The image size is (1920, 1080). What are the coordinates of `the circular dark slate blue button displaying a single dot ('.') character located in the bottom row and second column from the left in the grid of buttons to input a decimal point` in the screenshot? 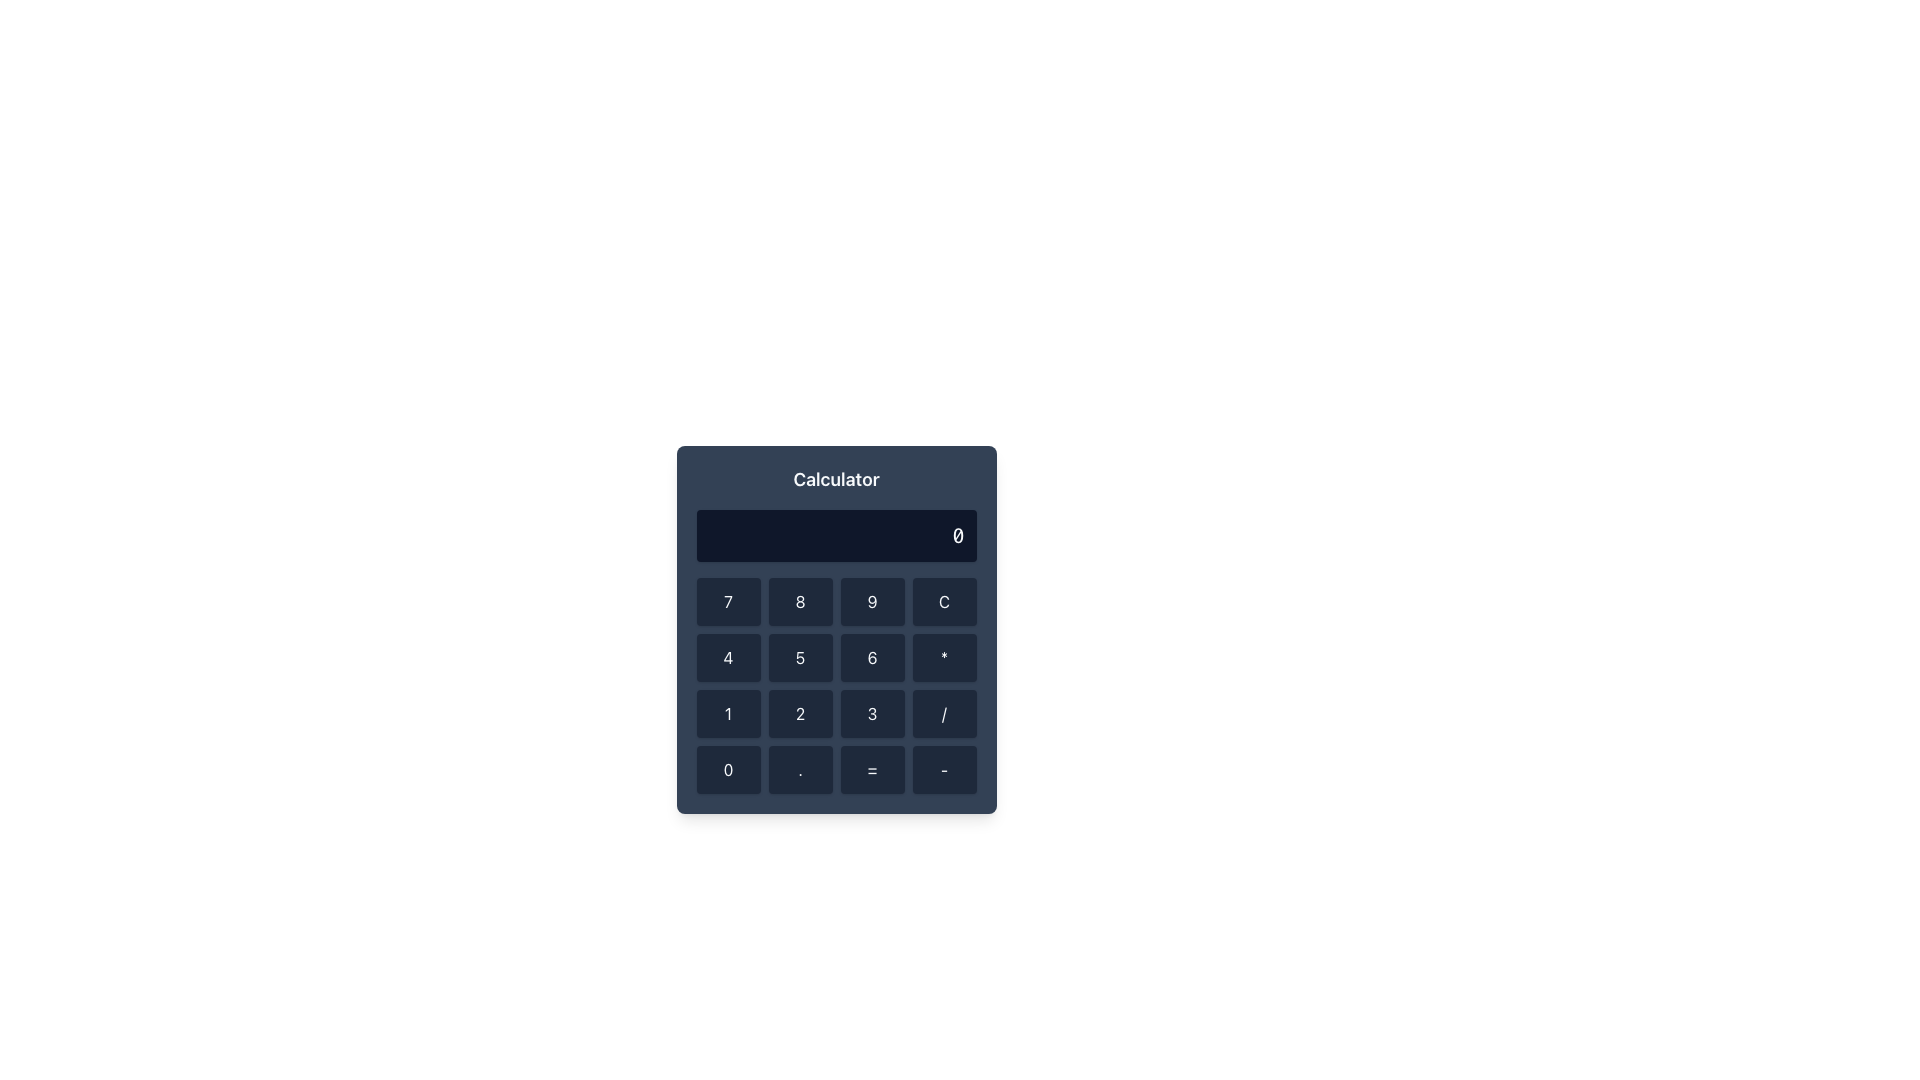 It's located at (800, 769).